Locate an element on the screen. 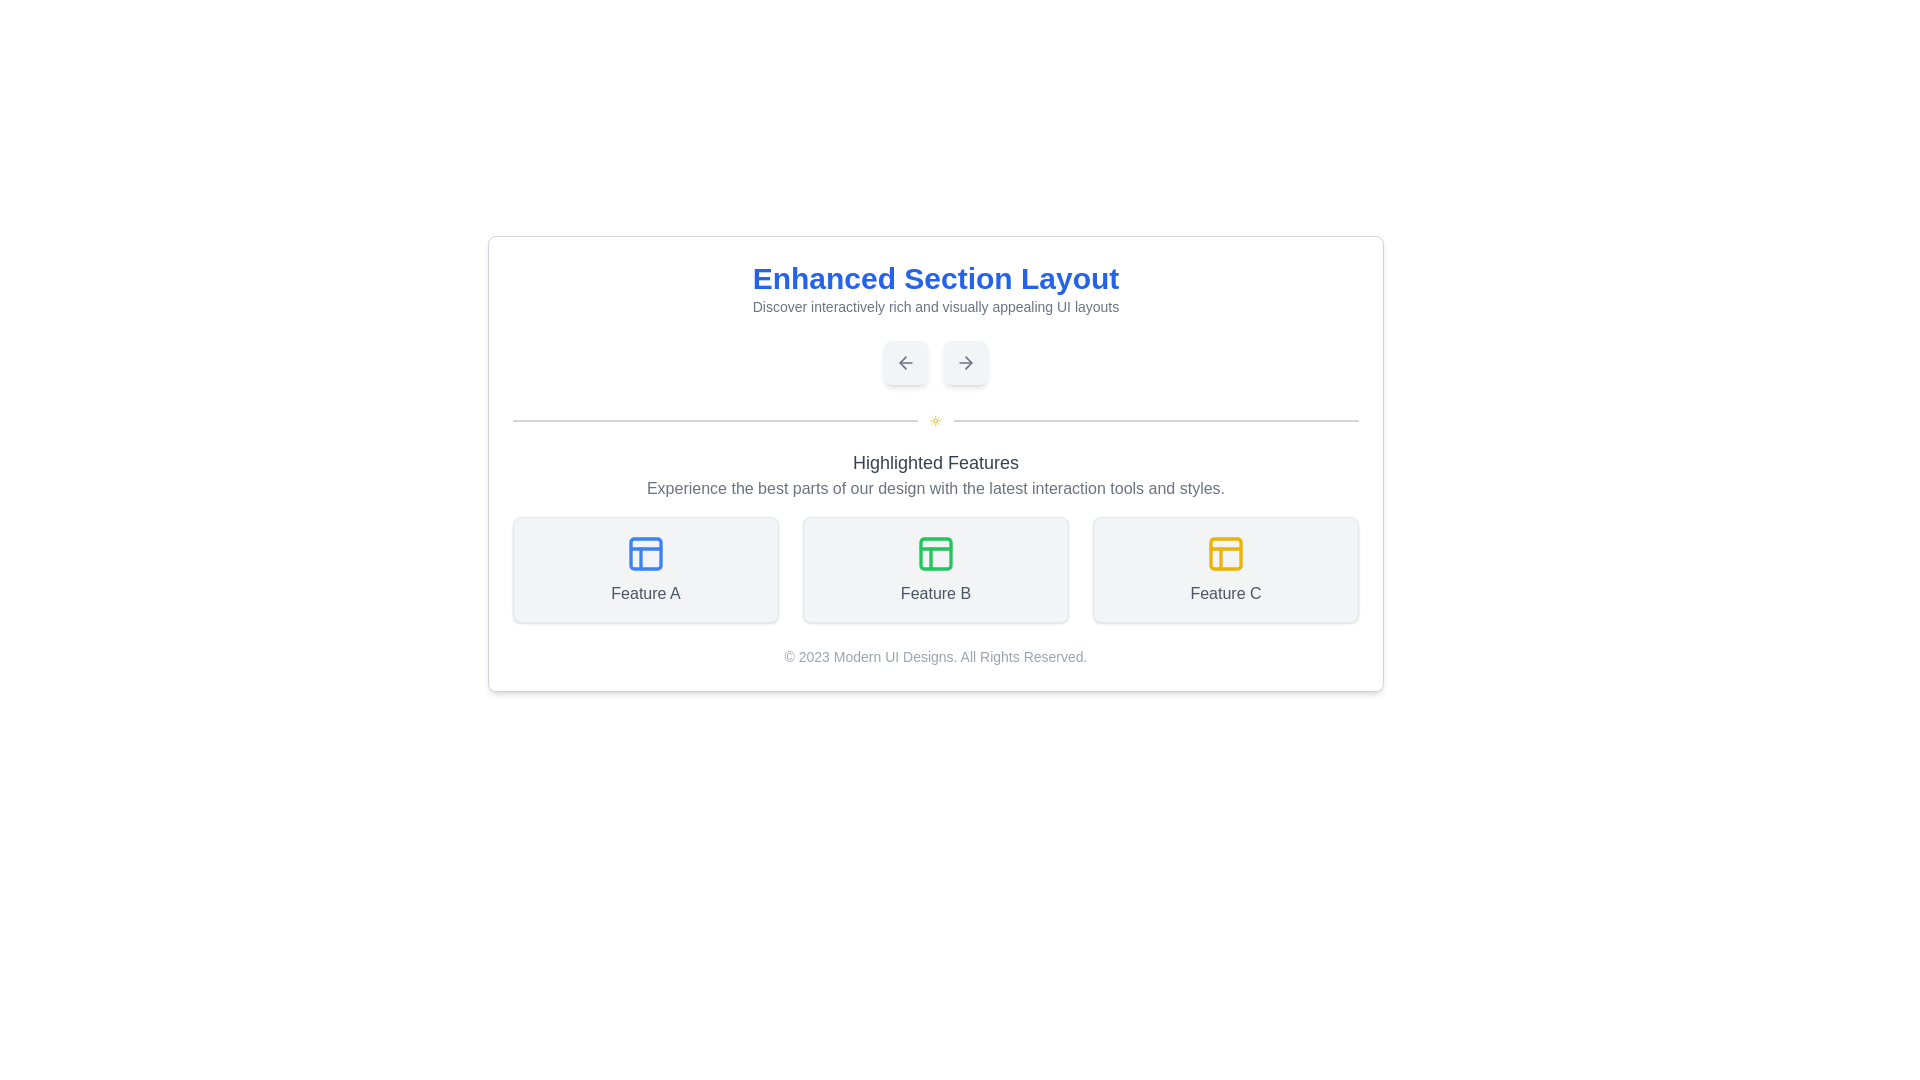 The height and width of the screenshot is (1080, 1920). the Informational card labeled 'Feature C' located in the bottom-right corner of the layout's middle section, to the right of 'Feature B' and below 'Highlighted Features' is located at coordinates (1224, 570).